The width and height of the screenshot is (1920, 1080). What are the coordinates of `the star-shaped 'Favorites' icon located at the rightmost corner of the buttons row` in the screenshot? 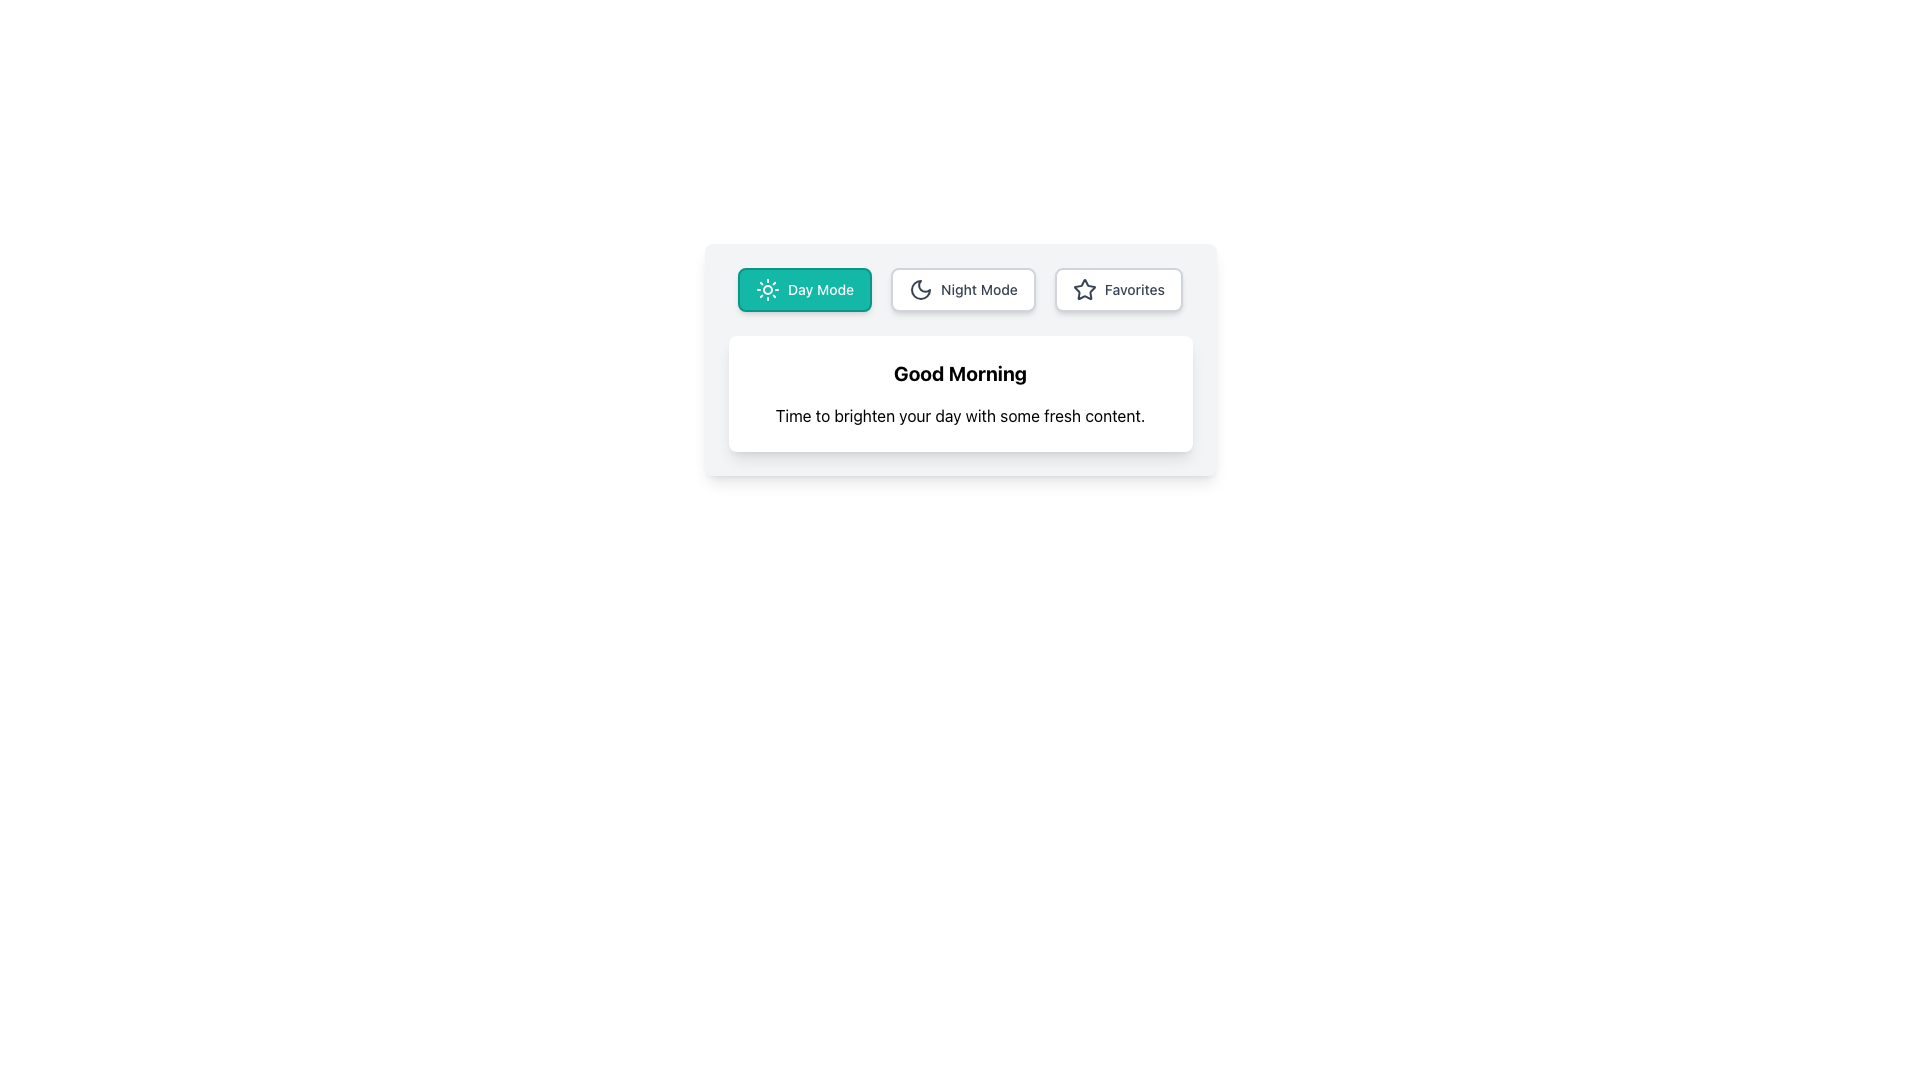 It's located at (1083, 289).